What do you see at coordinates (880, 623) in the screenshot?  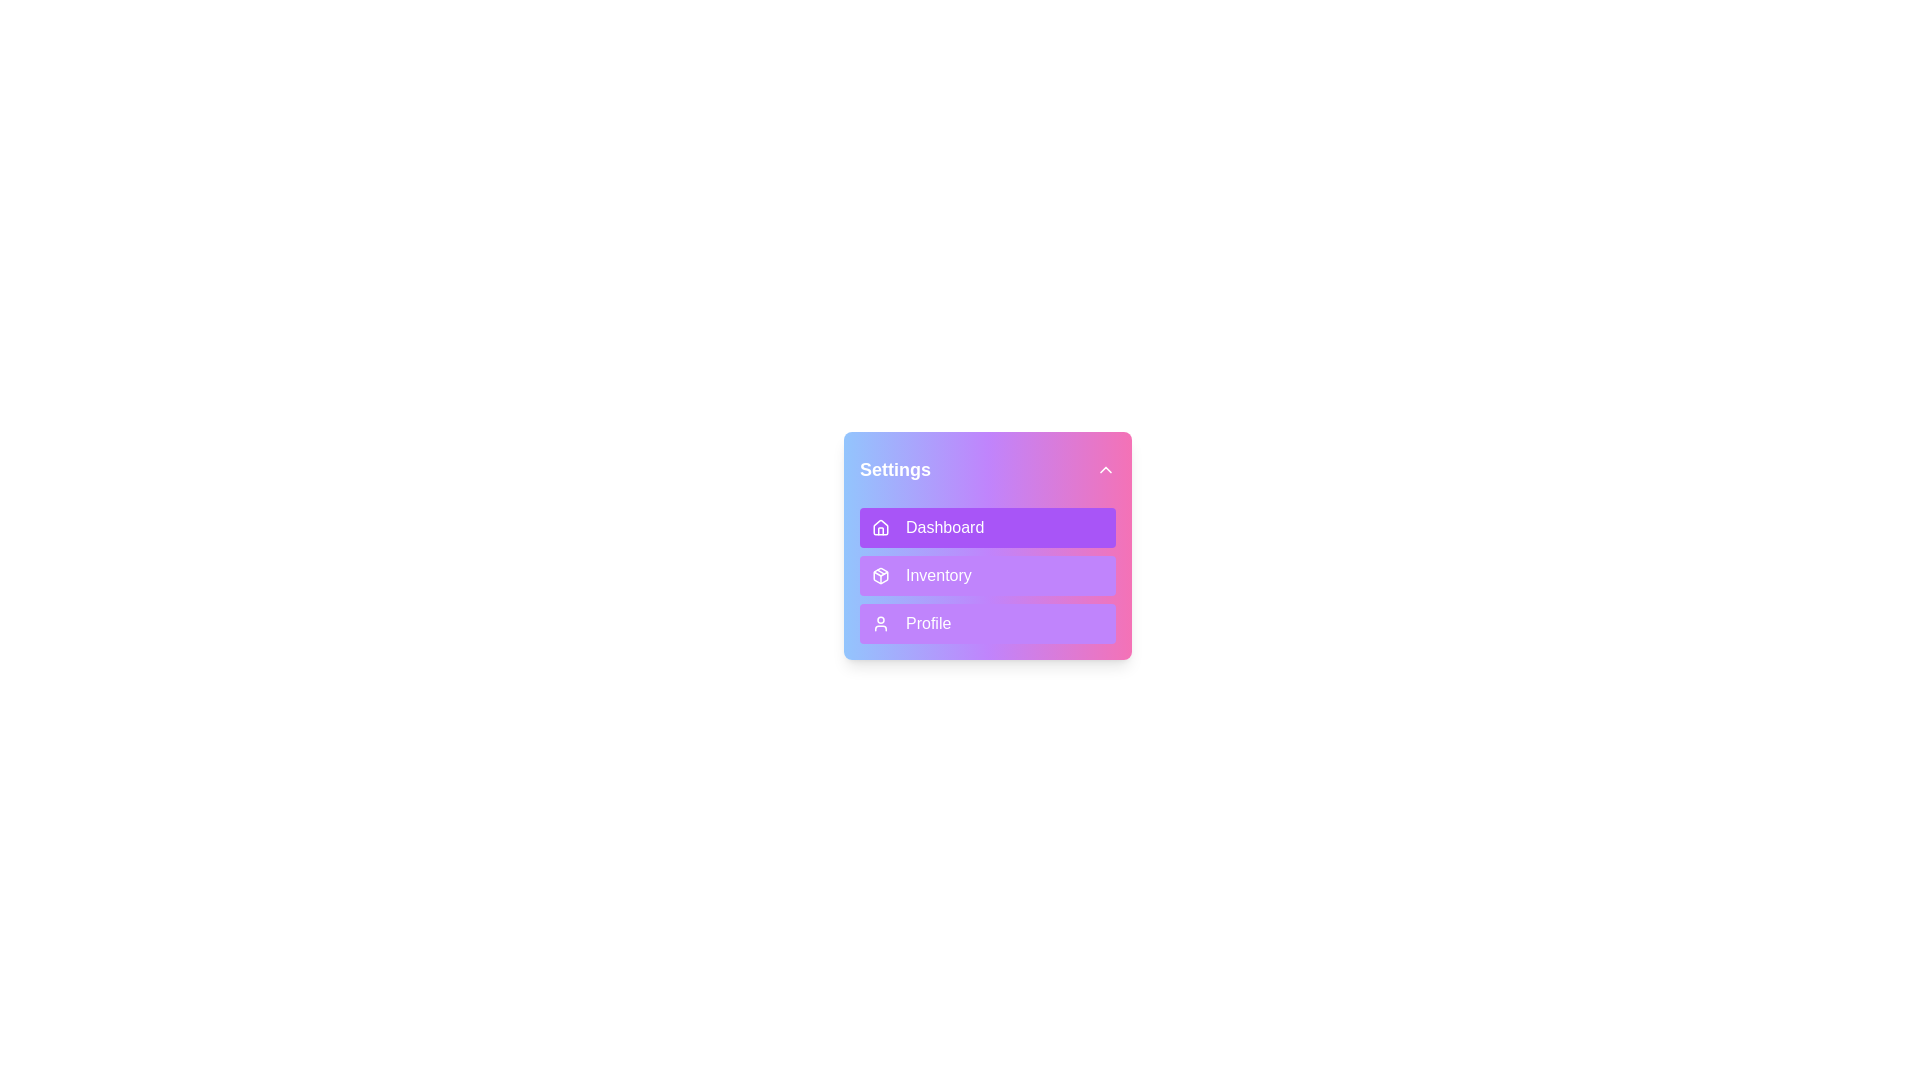 I see `the icon of the menu item Profile` at bounding box center [880, 623].